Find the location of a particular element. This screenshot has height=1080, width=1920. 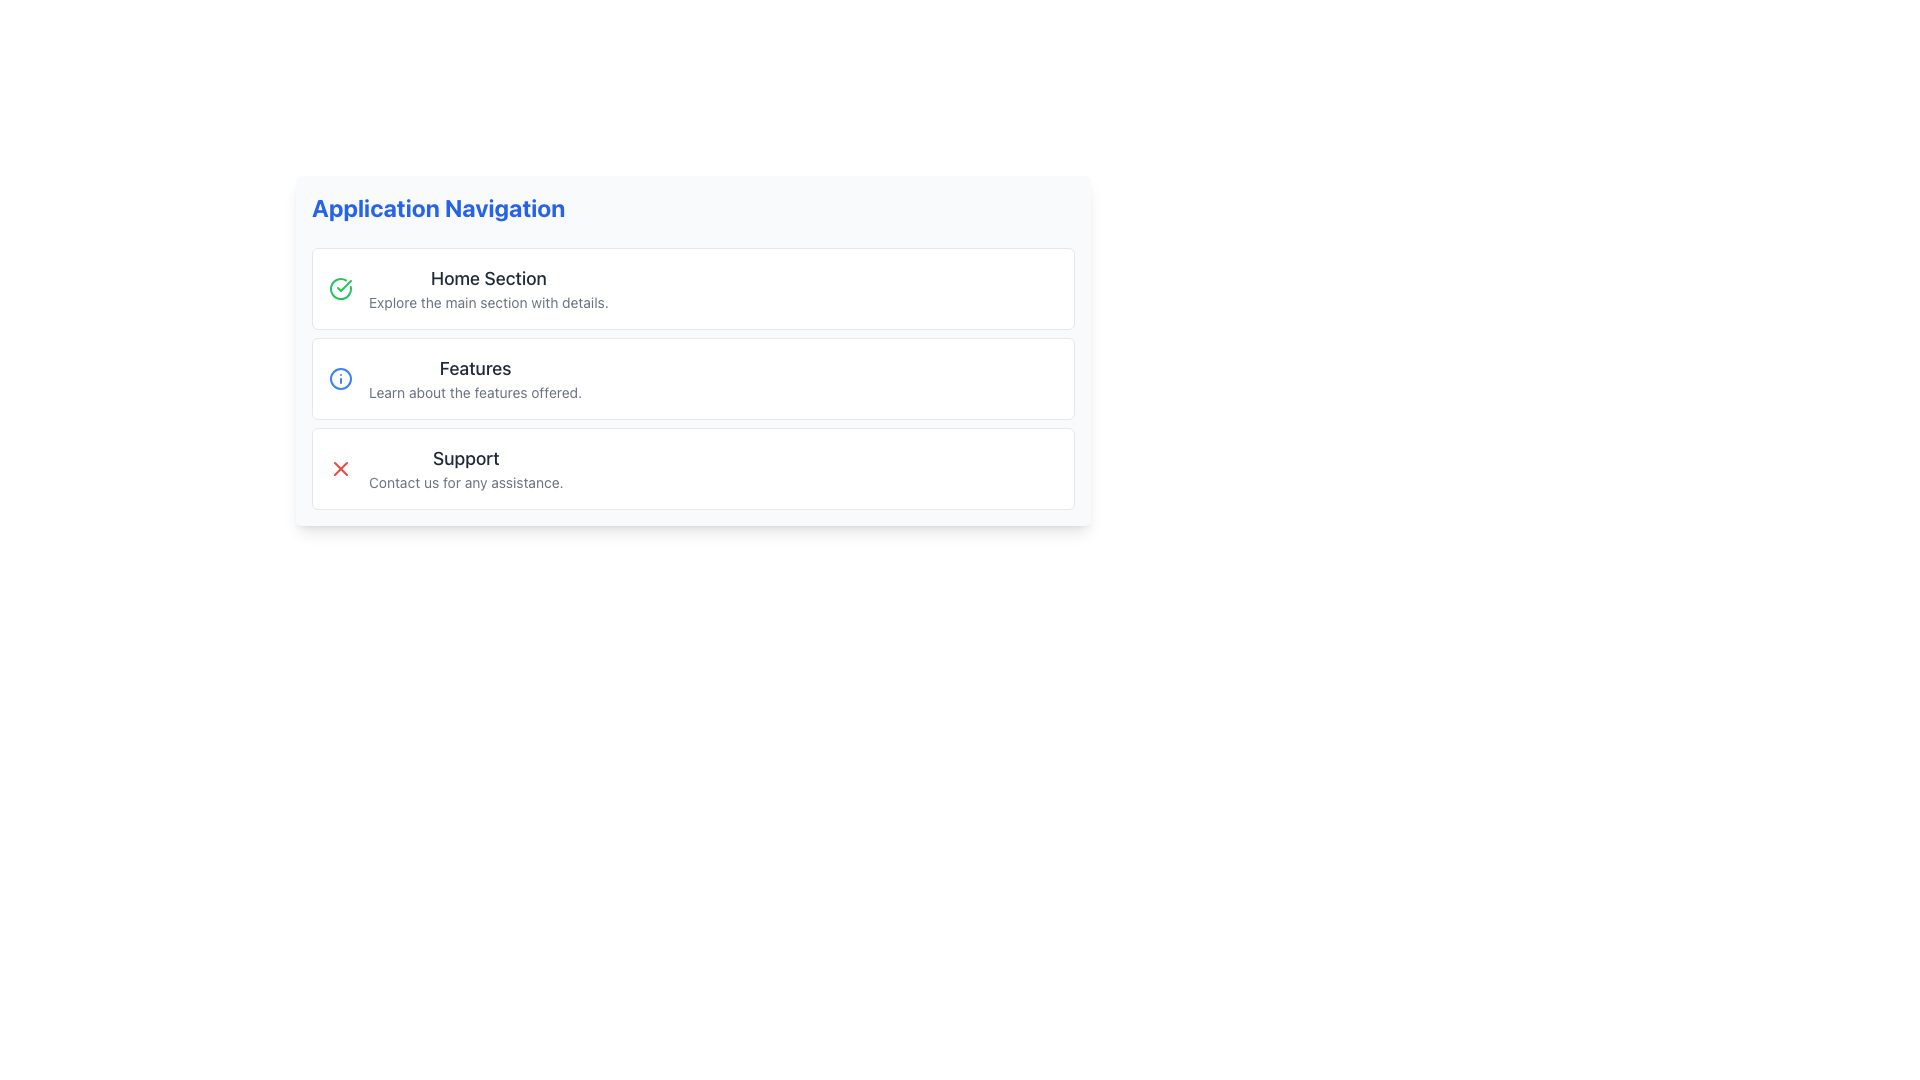

text of the navigational element titled 'Features' which includes a subtitle 'Learn about the features offered.' is located at coordinates (474, 378).